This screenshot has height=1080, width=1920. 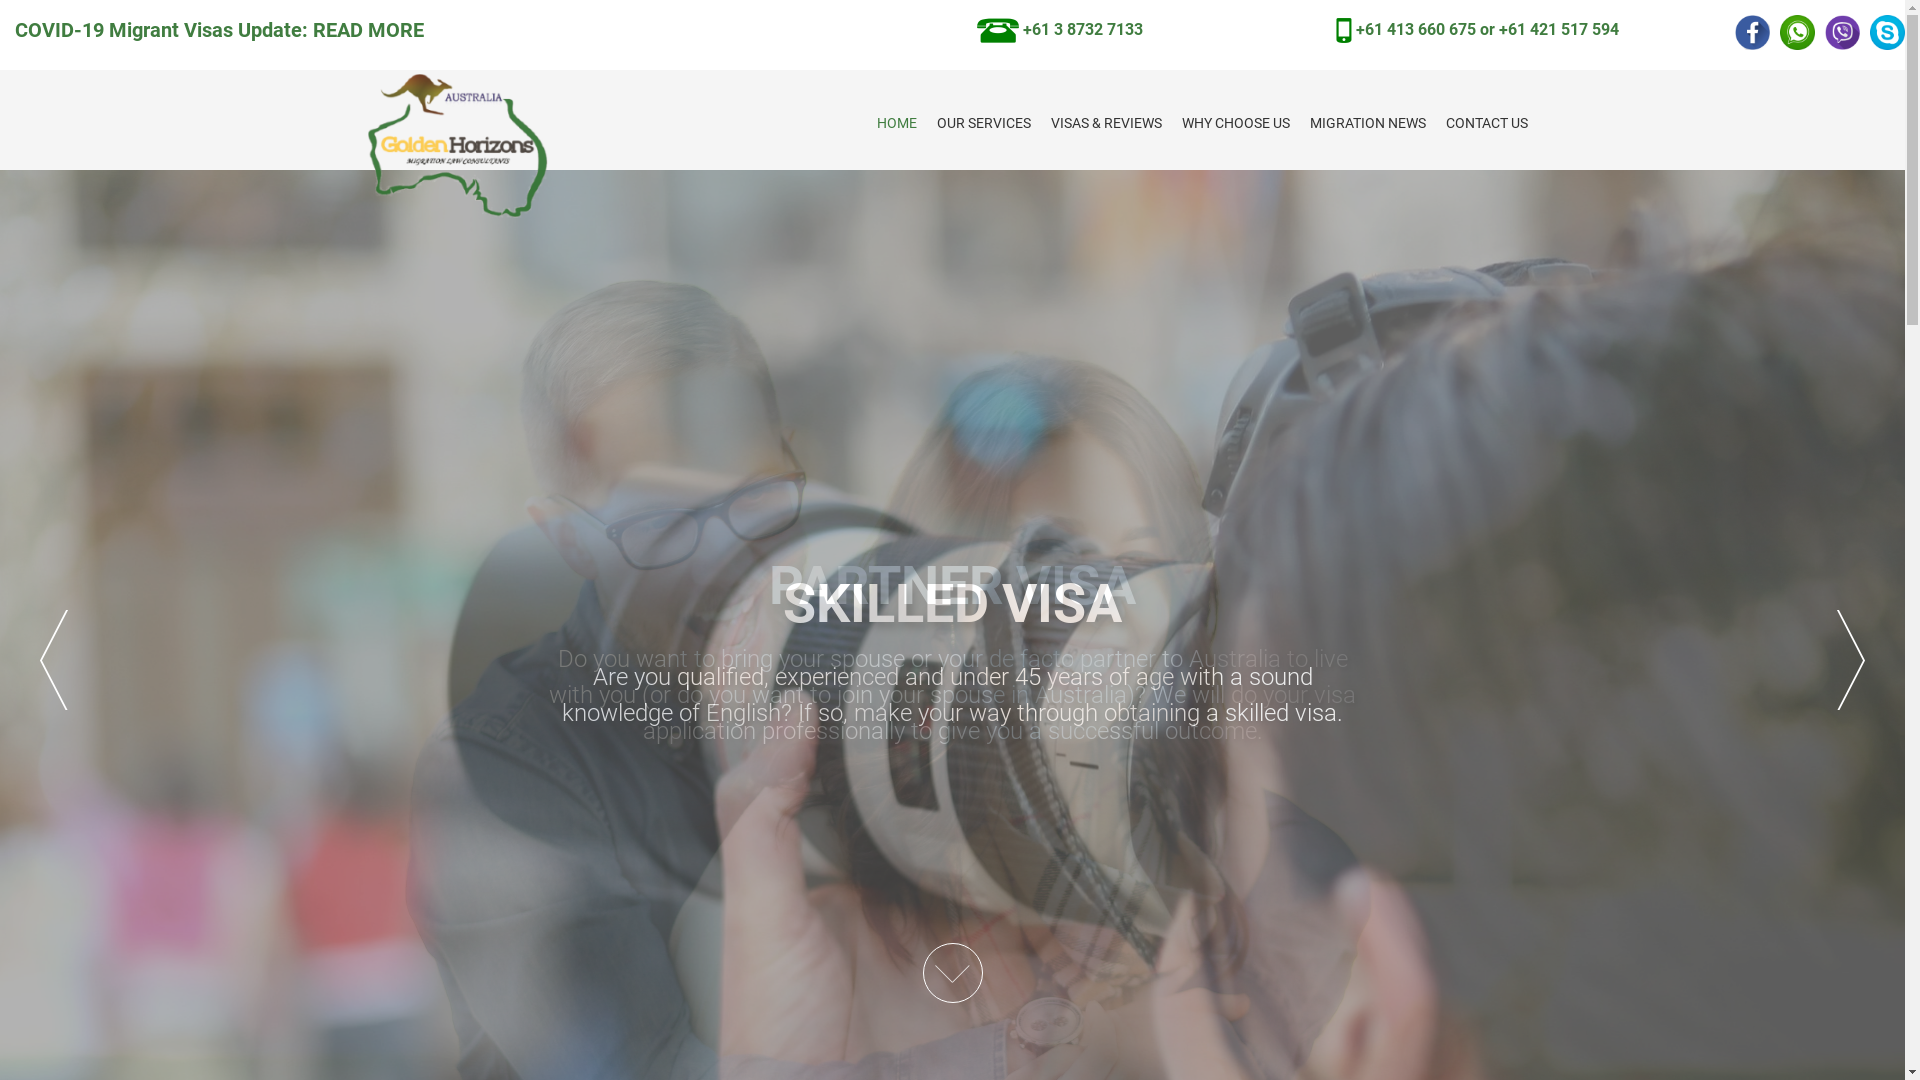 I want to click on 'Prev', so click(x=53, y=659).